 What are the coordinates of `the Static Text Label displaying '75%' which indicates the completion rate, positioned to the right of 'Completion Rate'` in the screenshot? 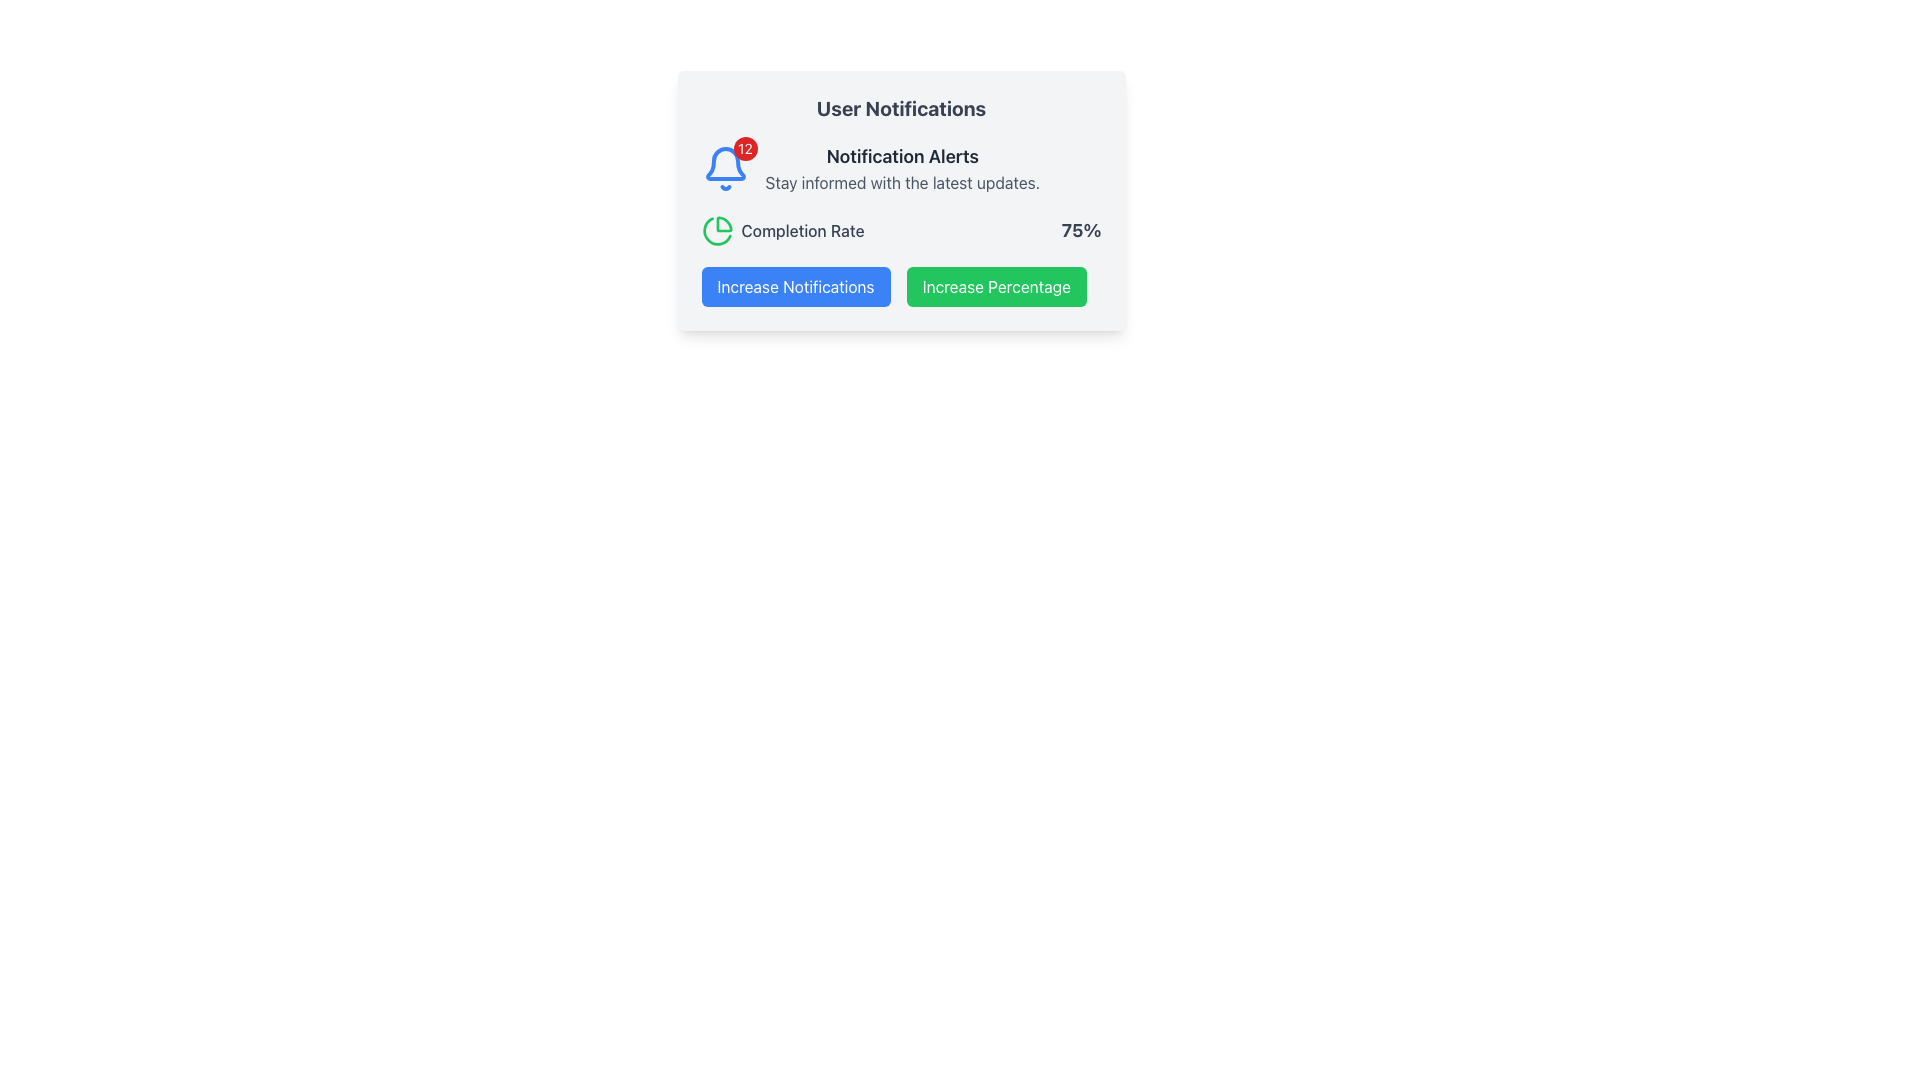 It's located at (1080, 230).